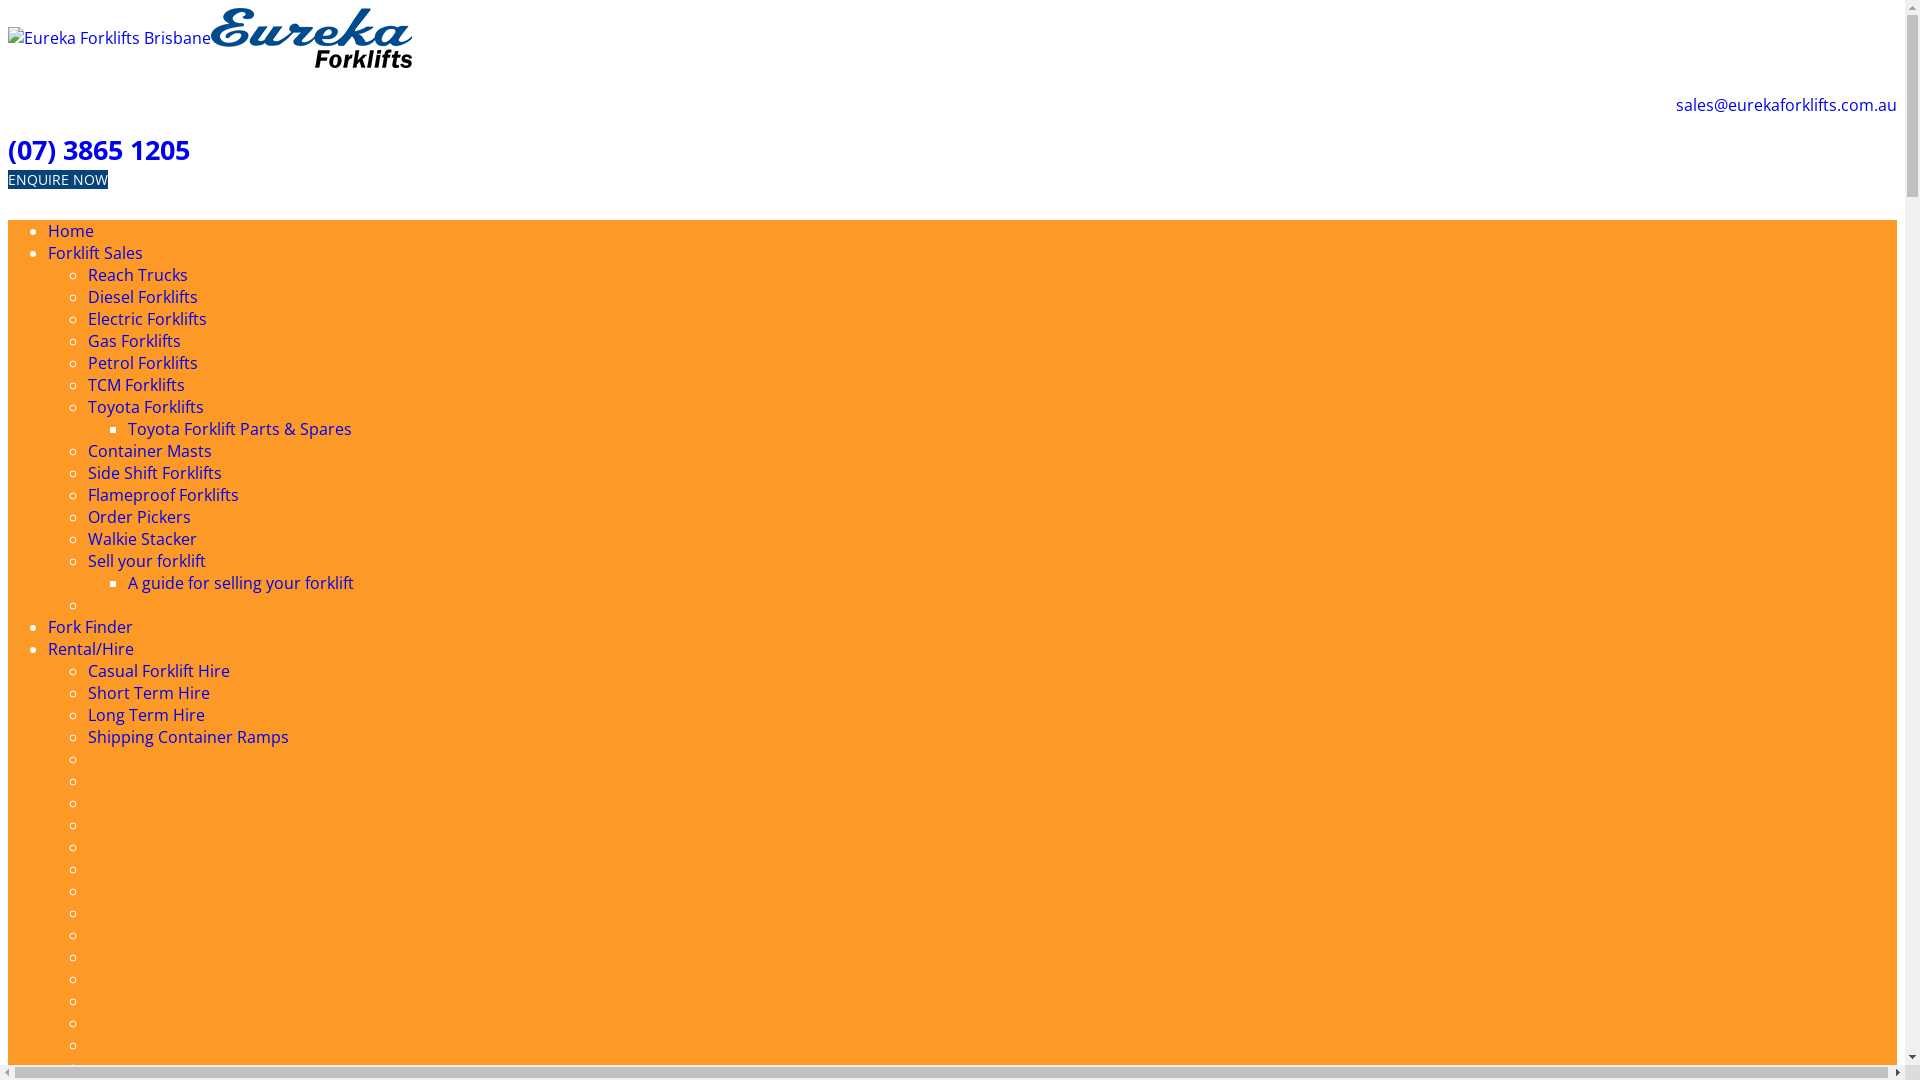 The width and height of the screenshot is (1920, 1080). What do you see at coordinates (89, 626) in the screenshot?
I see `'Fork Finder'` at bounding box center [89, 626].